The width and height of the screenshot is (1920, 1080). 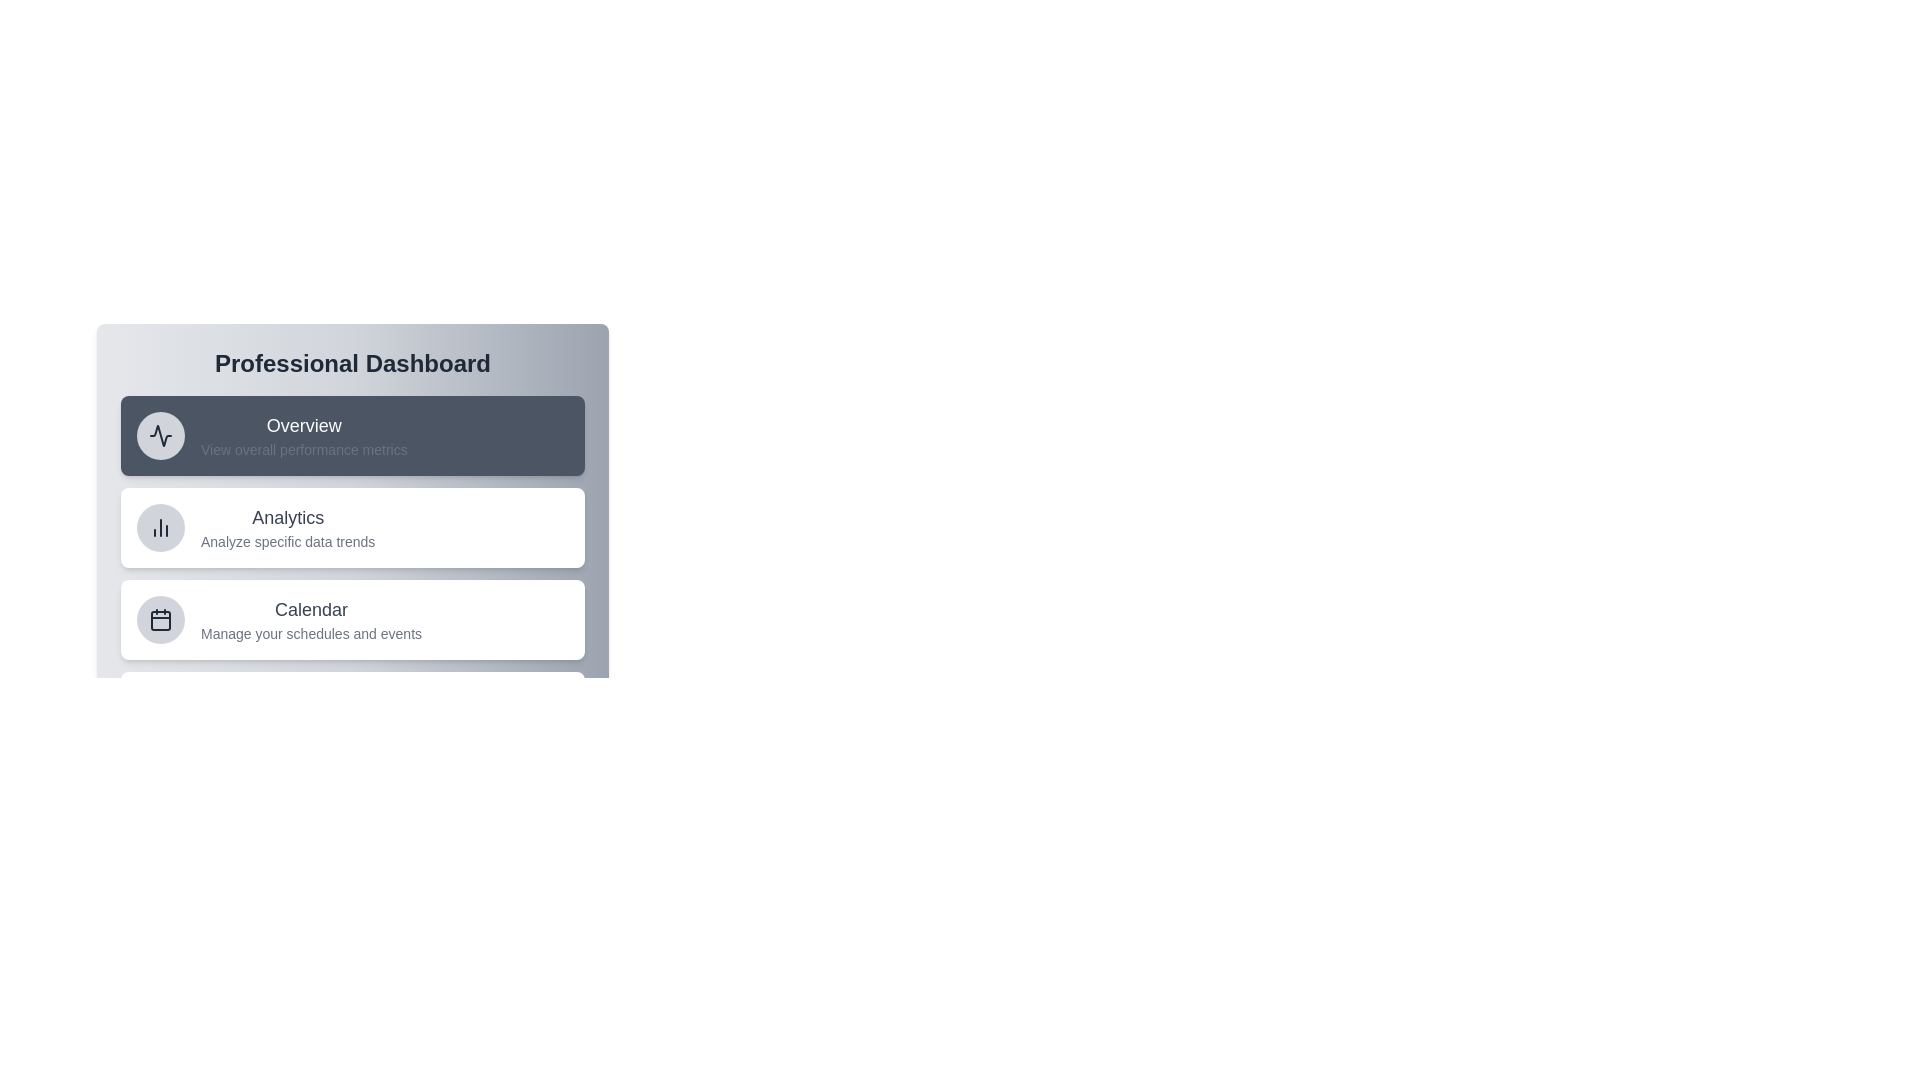 I want to click on the menu item corresponding to Calendar to activate its tab, so click(x=353, y=619).